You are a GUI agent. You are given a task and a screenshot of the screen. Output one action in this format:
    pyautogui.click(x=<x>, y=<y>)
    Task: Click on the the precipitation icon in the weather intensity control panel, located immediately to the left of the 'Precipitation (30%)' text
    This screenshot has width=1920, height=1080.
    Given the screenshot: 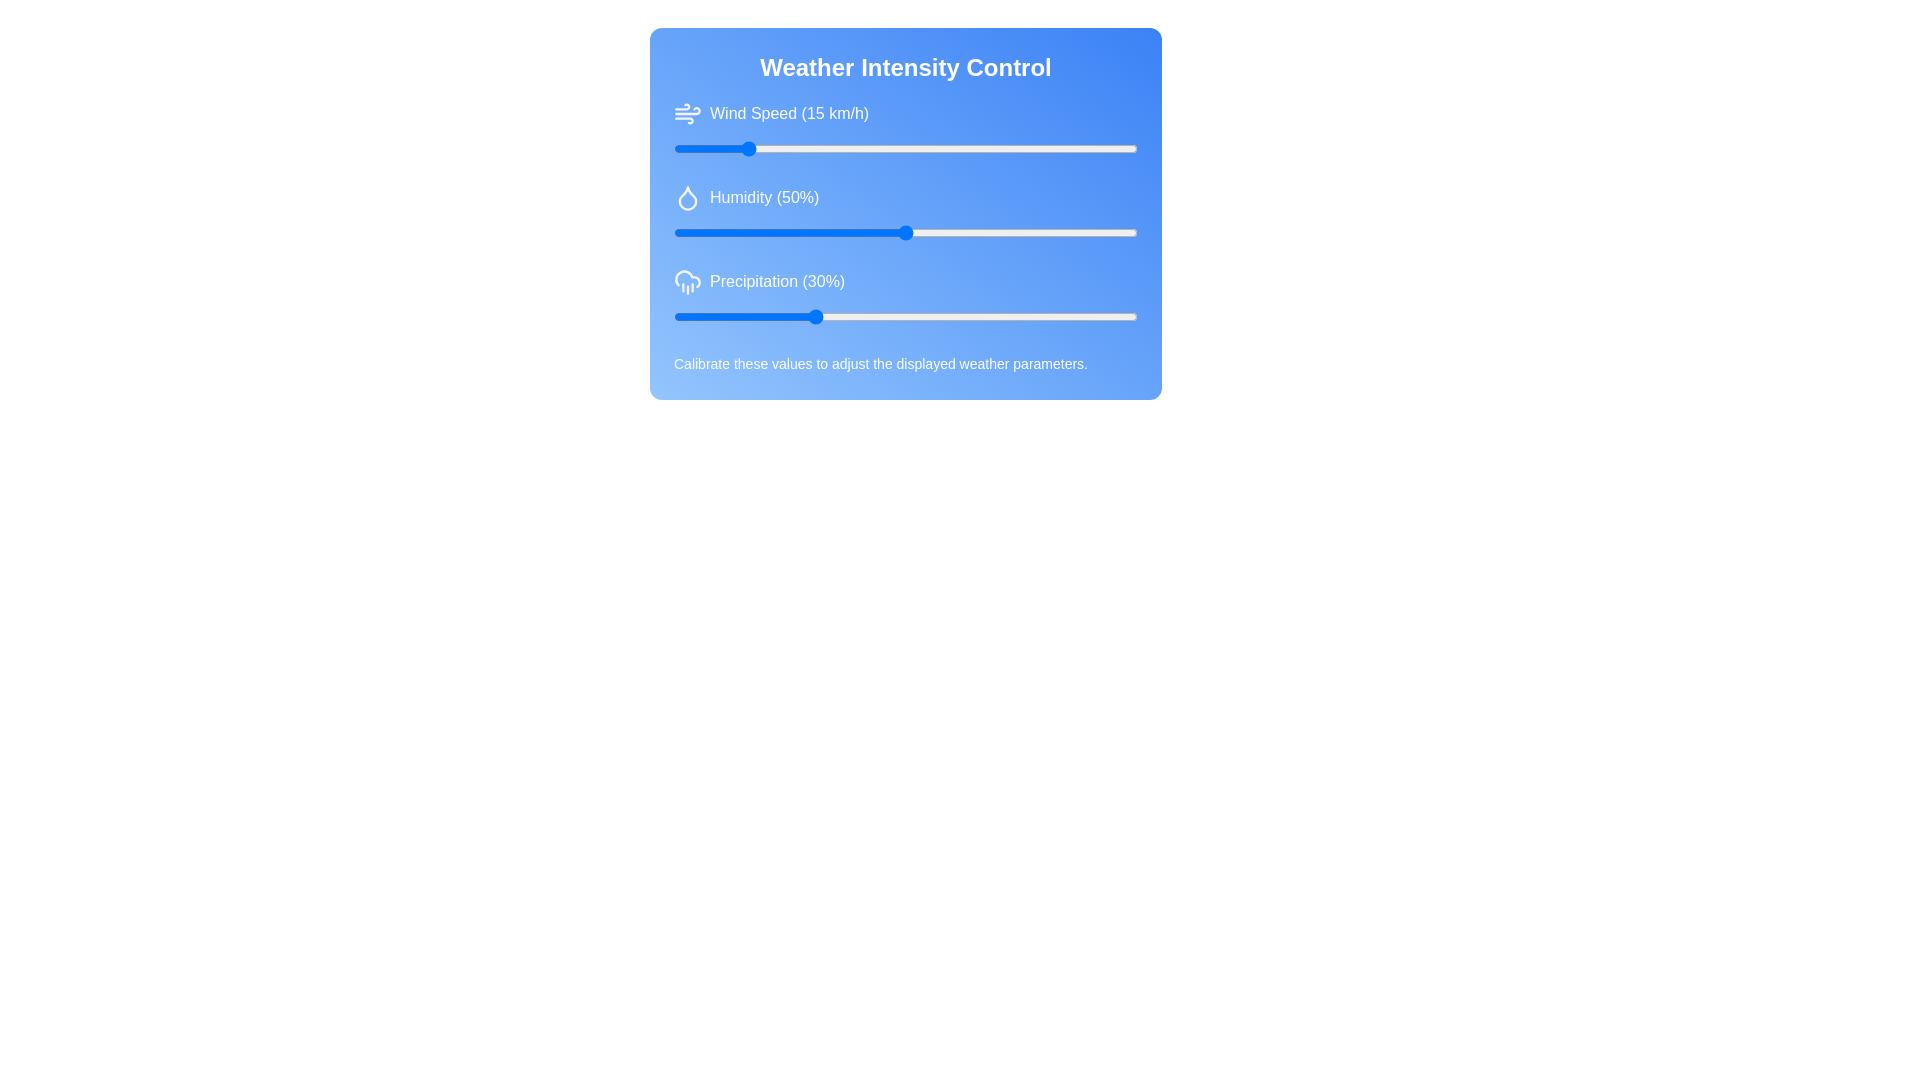 What is the action you would take?
    pyautogui.click(x=687, y=281)
    